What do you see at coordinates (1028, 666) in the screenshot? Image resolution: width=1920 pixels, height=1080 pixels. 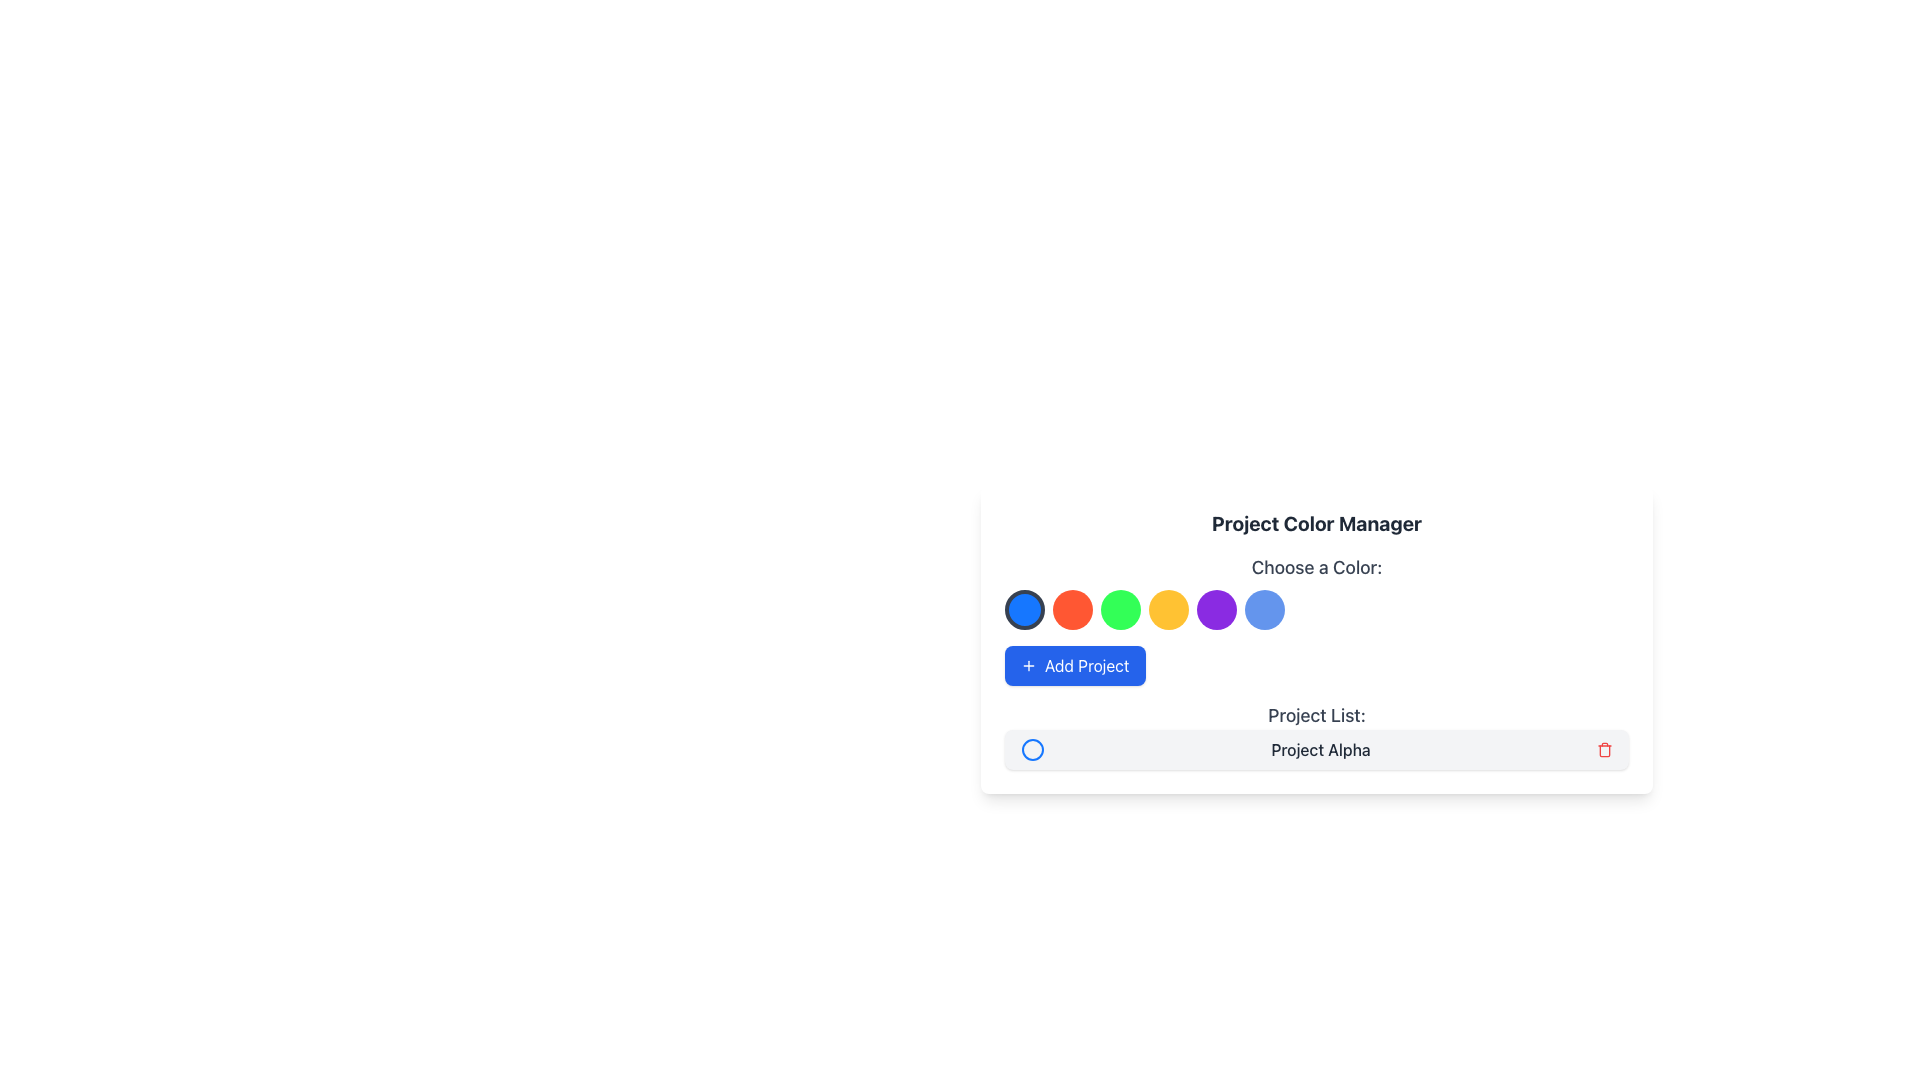 I see `the small plus sign icon located on the left side of the 'Add Project' button` at bounding box center [1028, 666].